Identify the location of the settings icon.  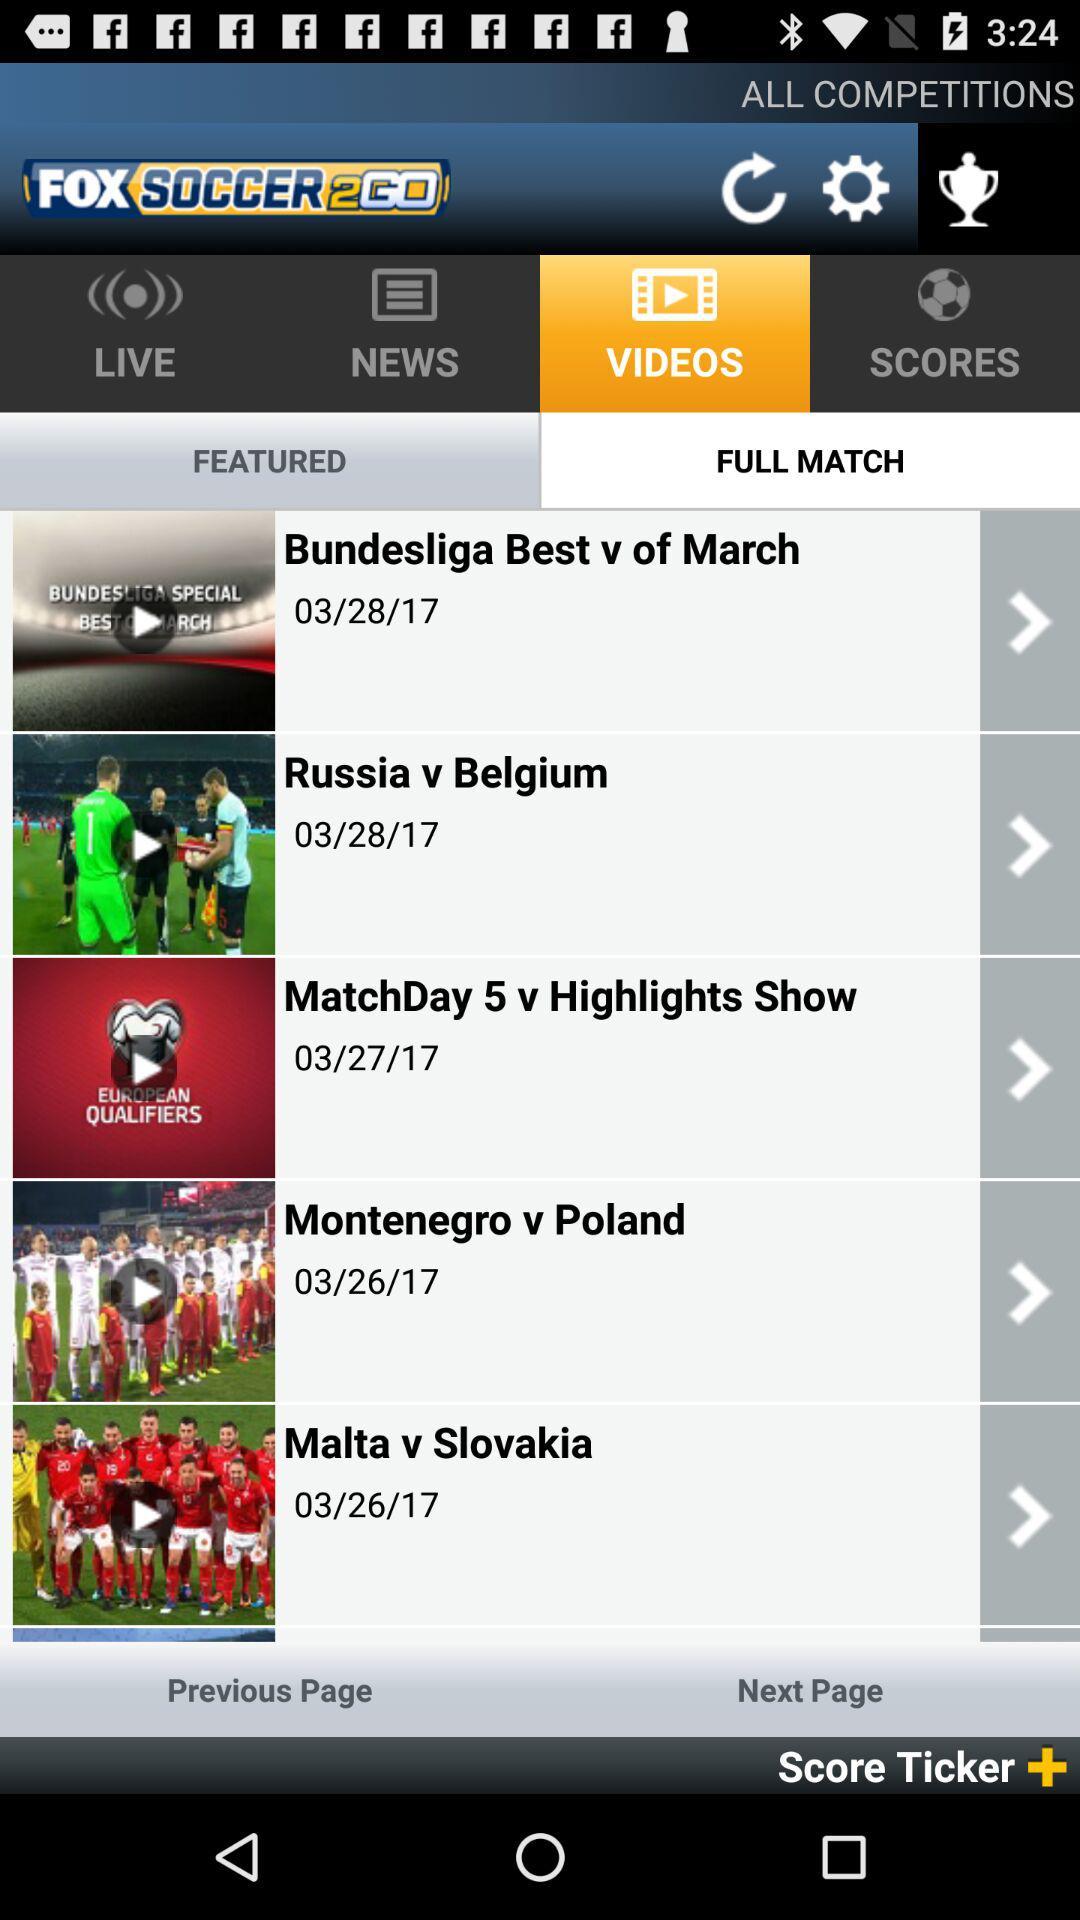
(855, 201).